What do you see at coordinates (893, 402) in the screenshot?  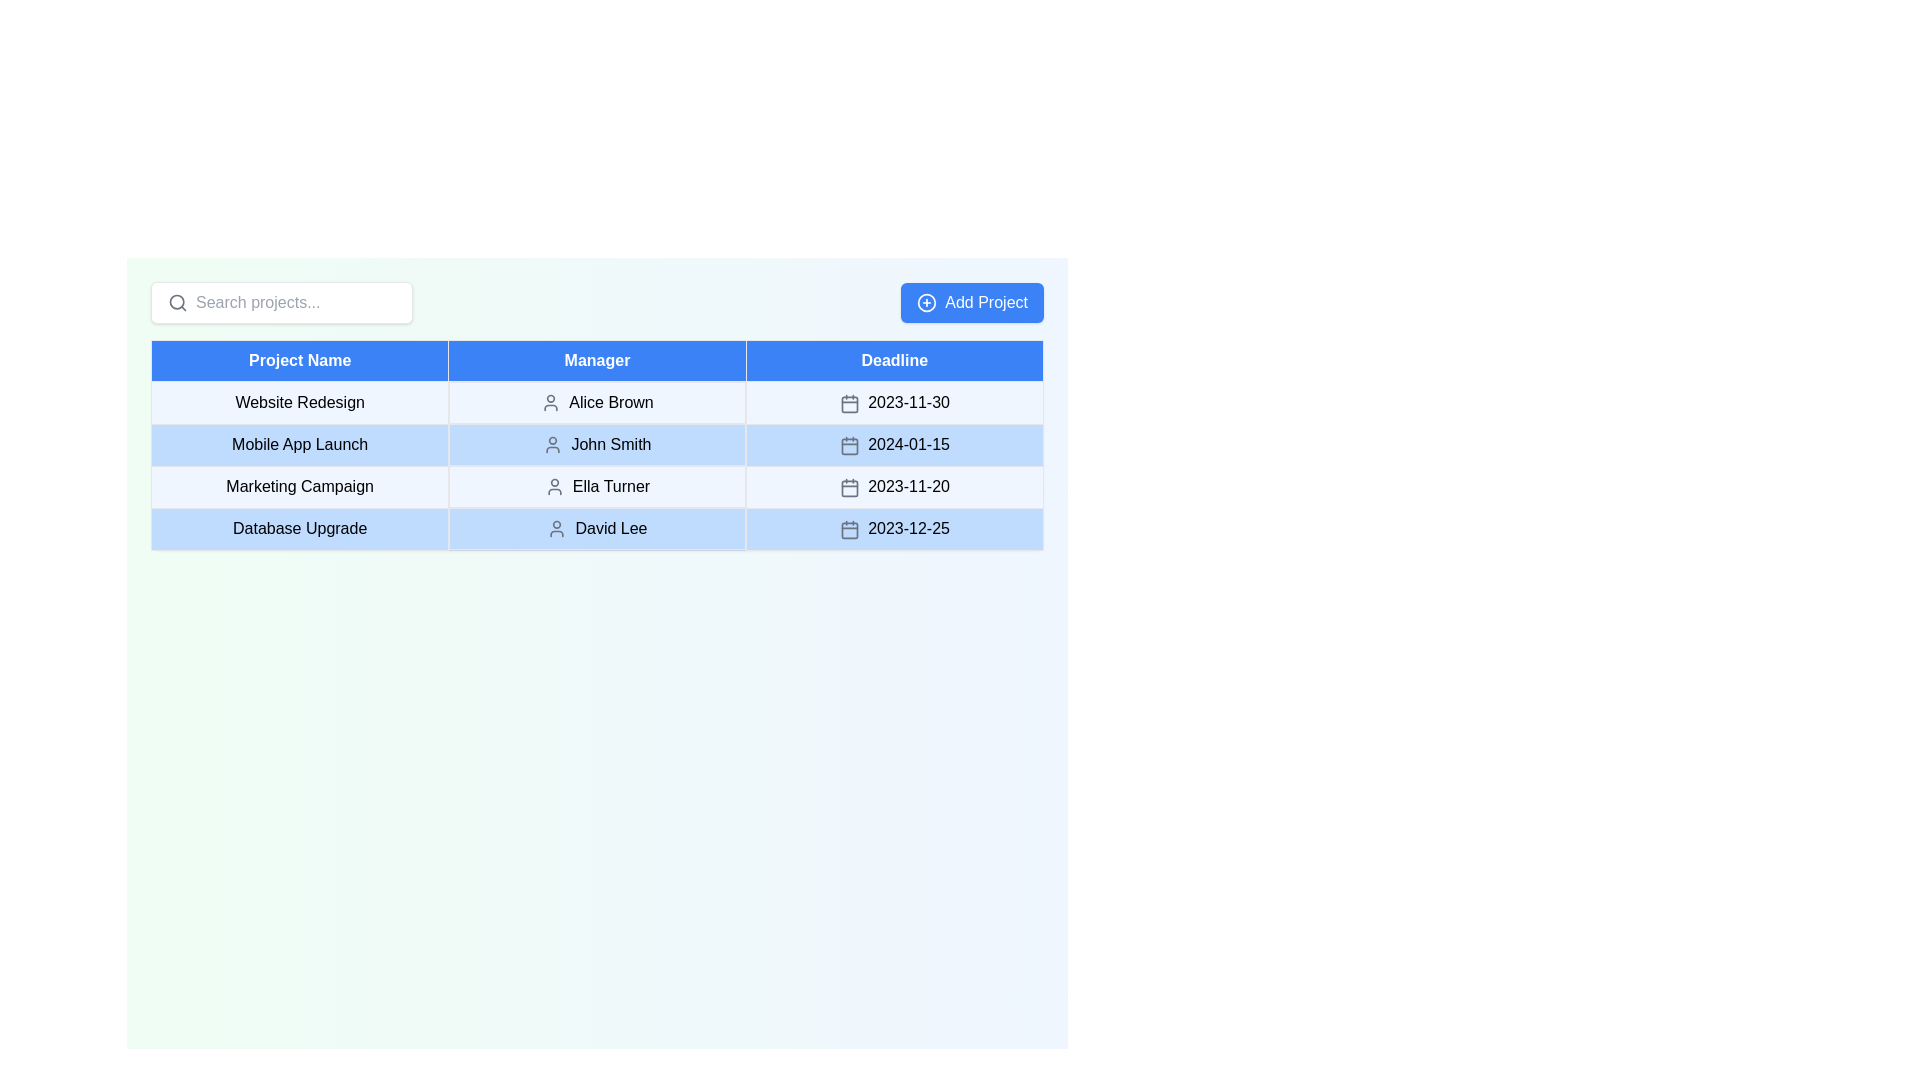 I see `the text displaying '2023-11-30' with a calendar icon located in the 'Deadline' column of the 'Website Redesign' row in the table structure` at bounding box center [893, 402].